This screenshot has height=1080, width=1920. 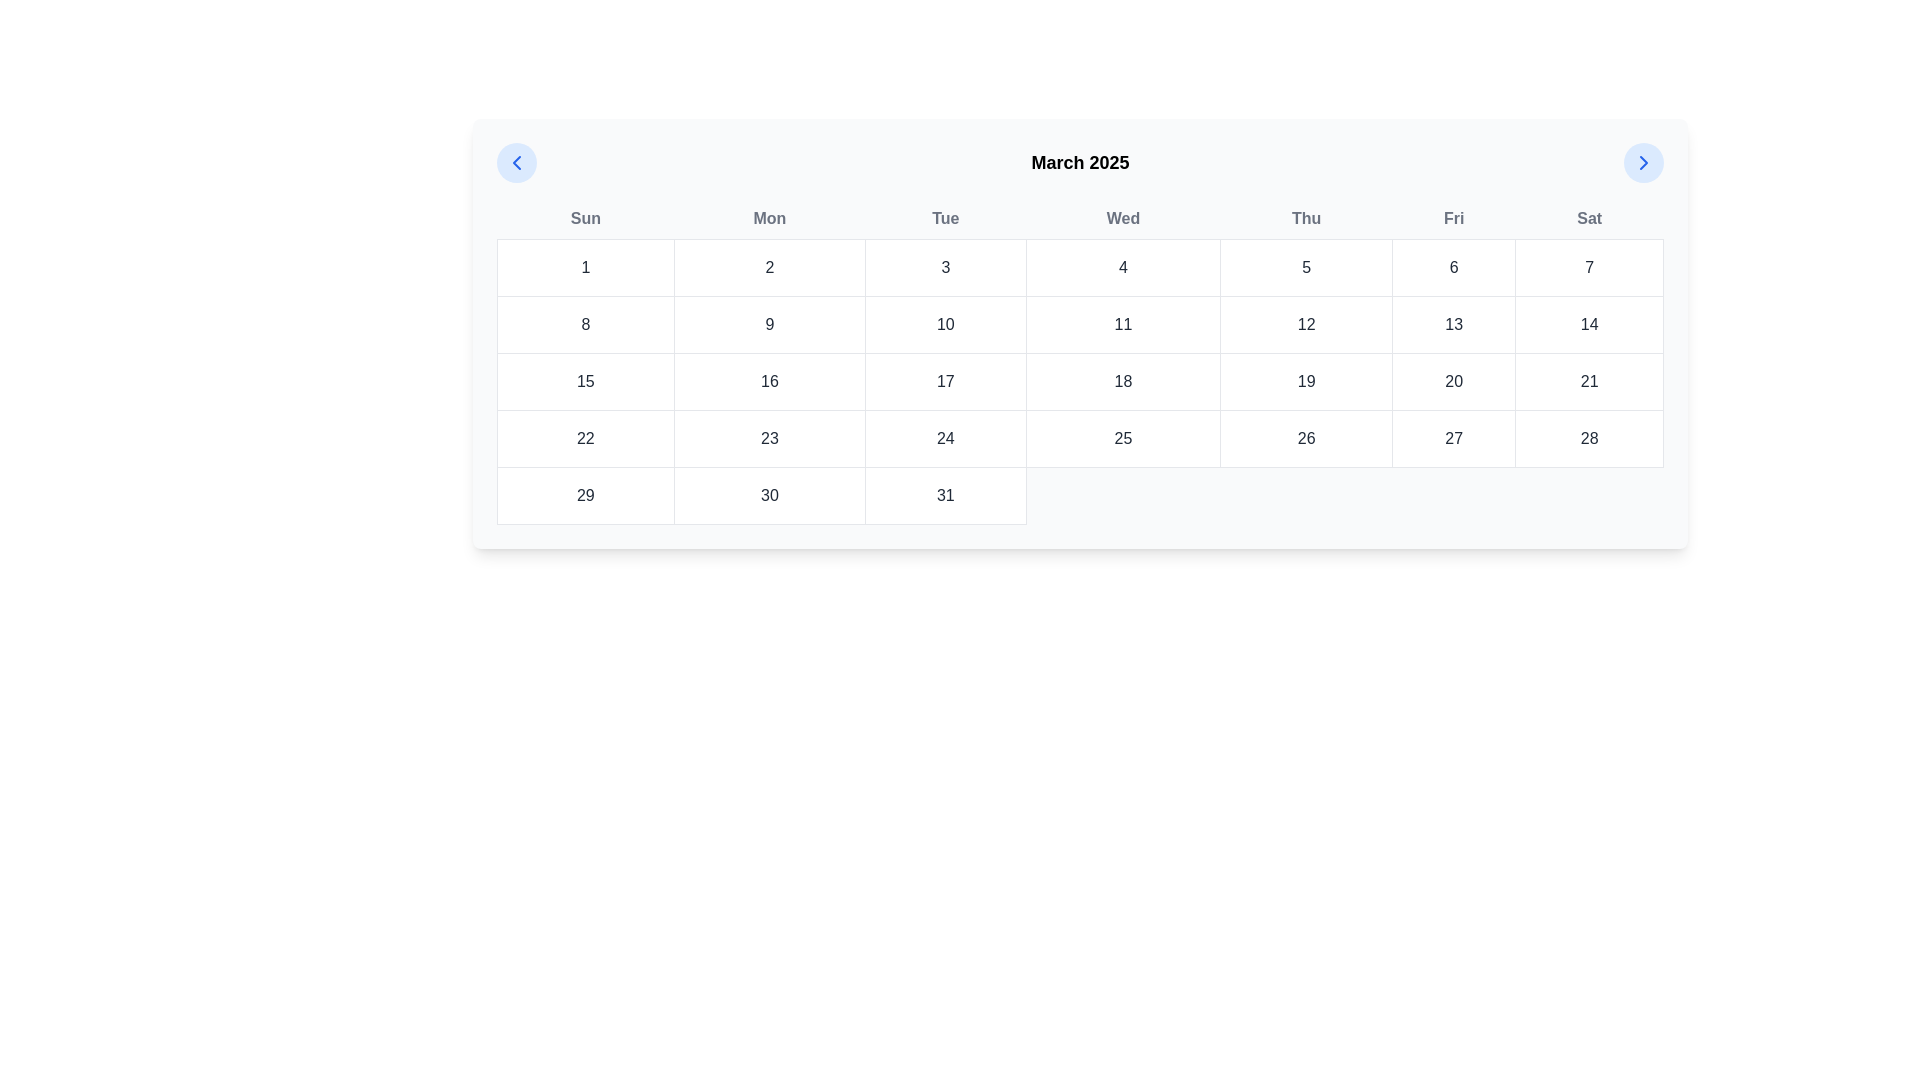 What do you see at coordinates (1588, 266) in the screenshot?
I see `the selectable calendar day box containing the number '7'` at bounding box center [1588, 266].